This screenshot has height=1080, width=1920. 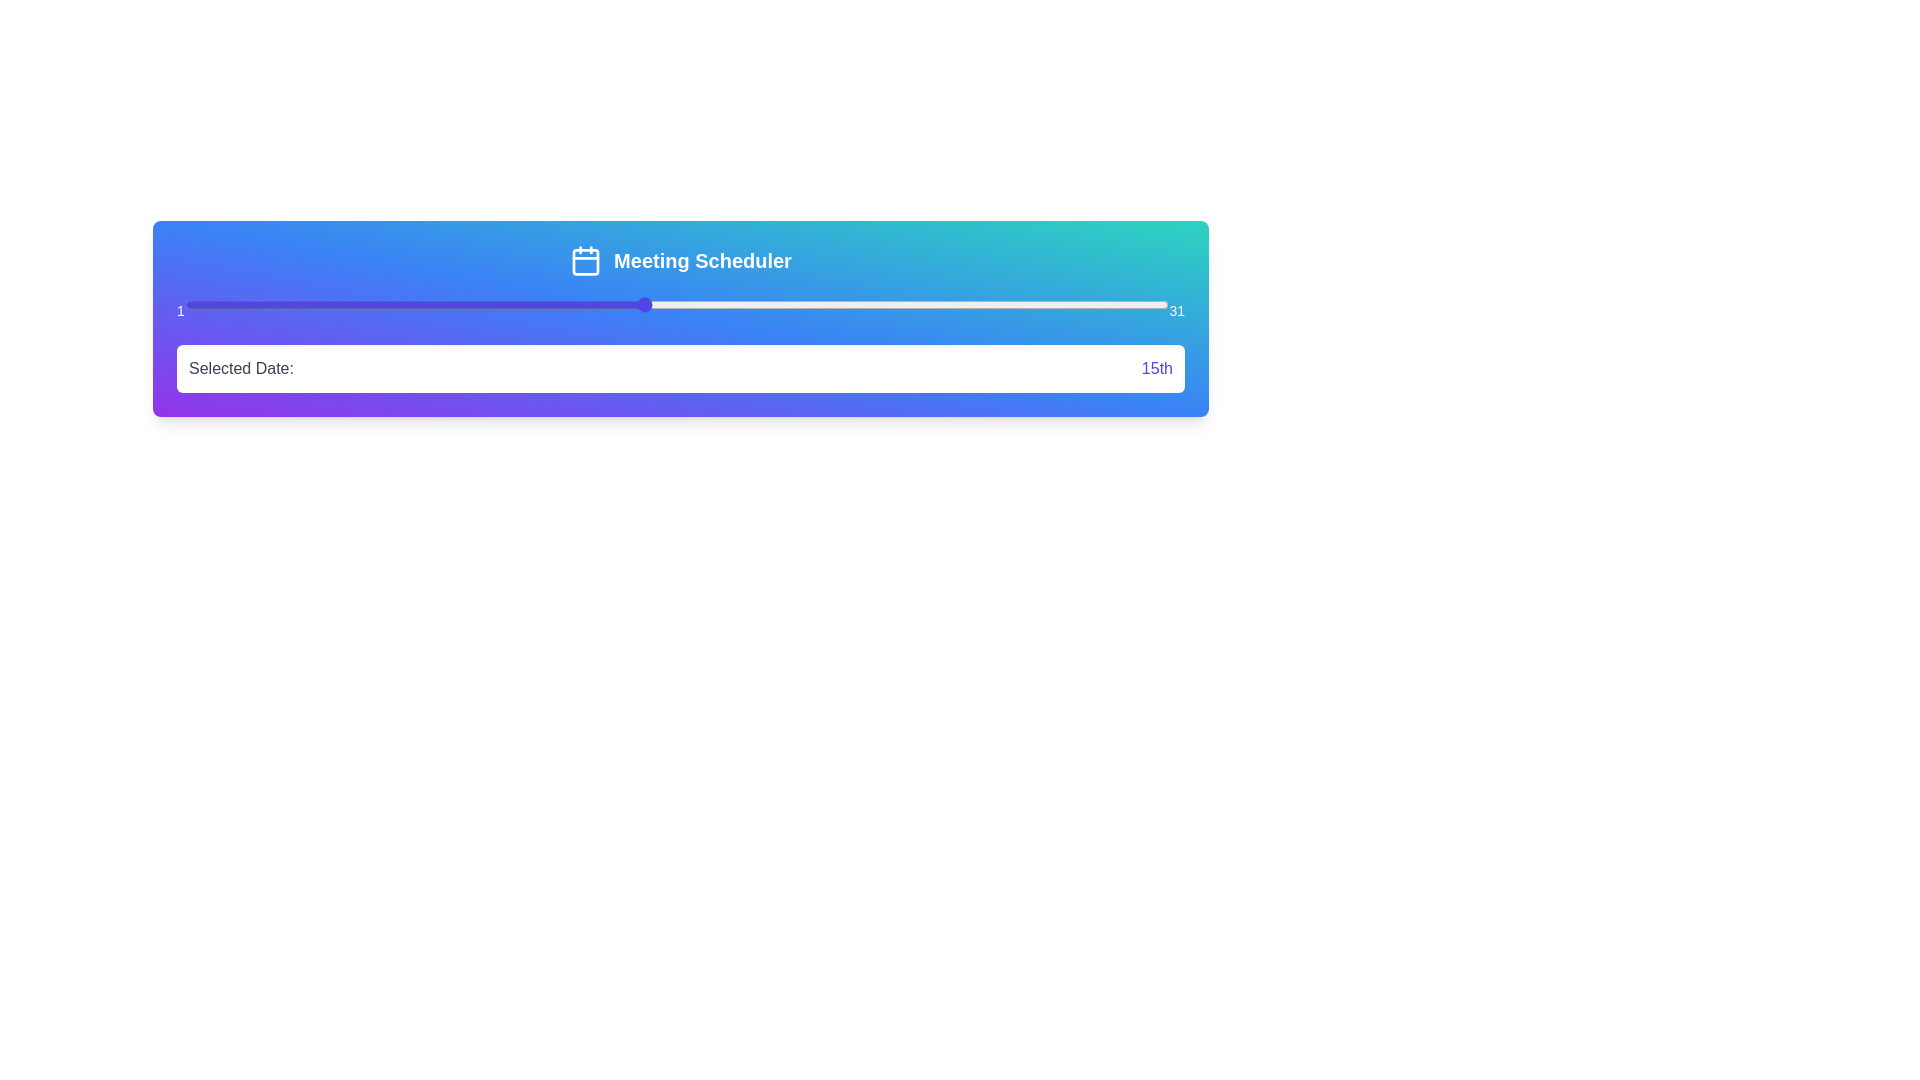 I want to click on the slider, so click(x=741, y=304).